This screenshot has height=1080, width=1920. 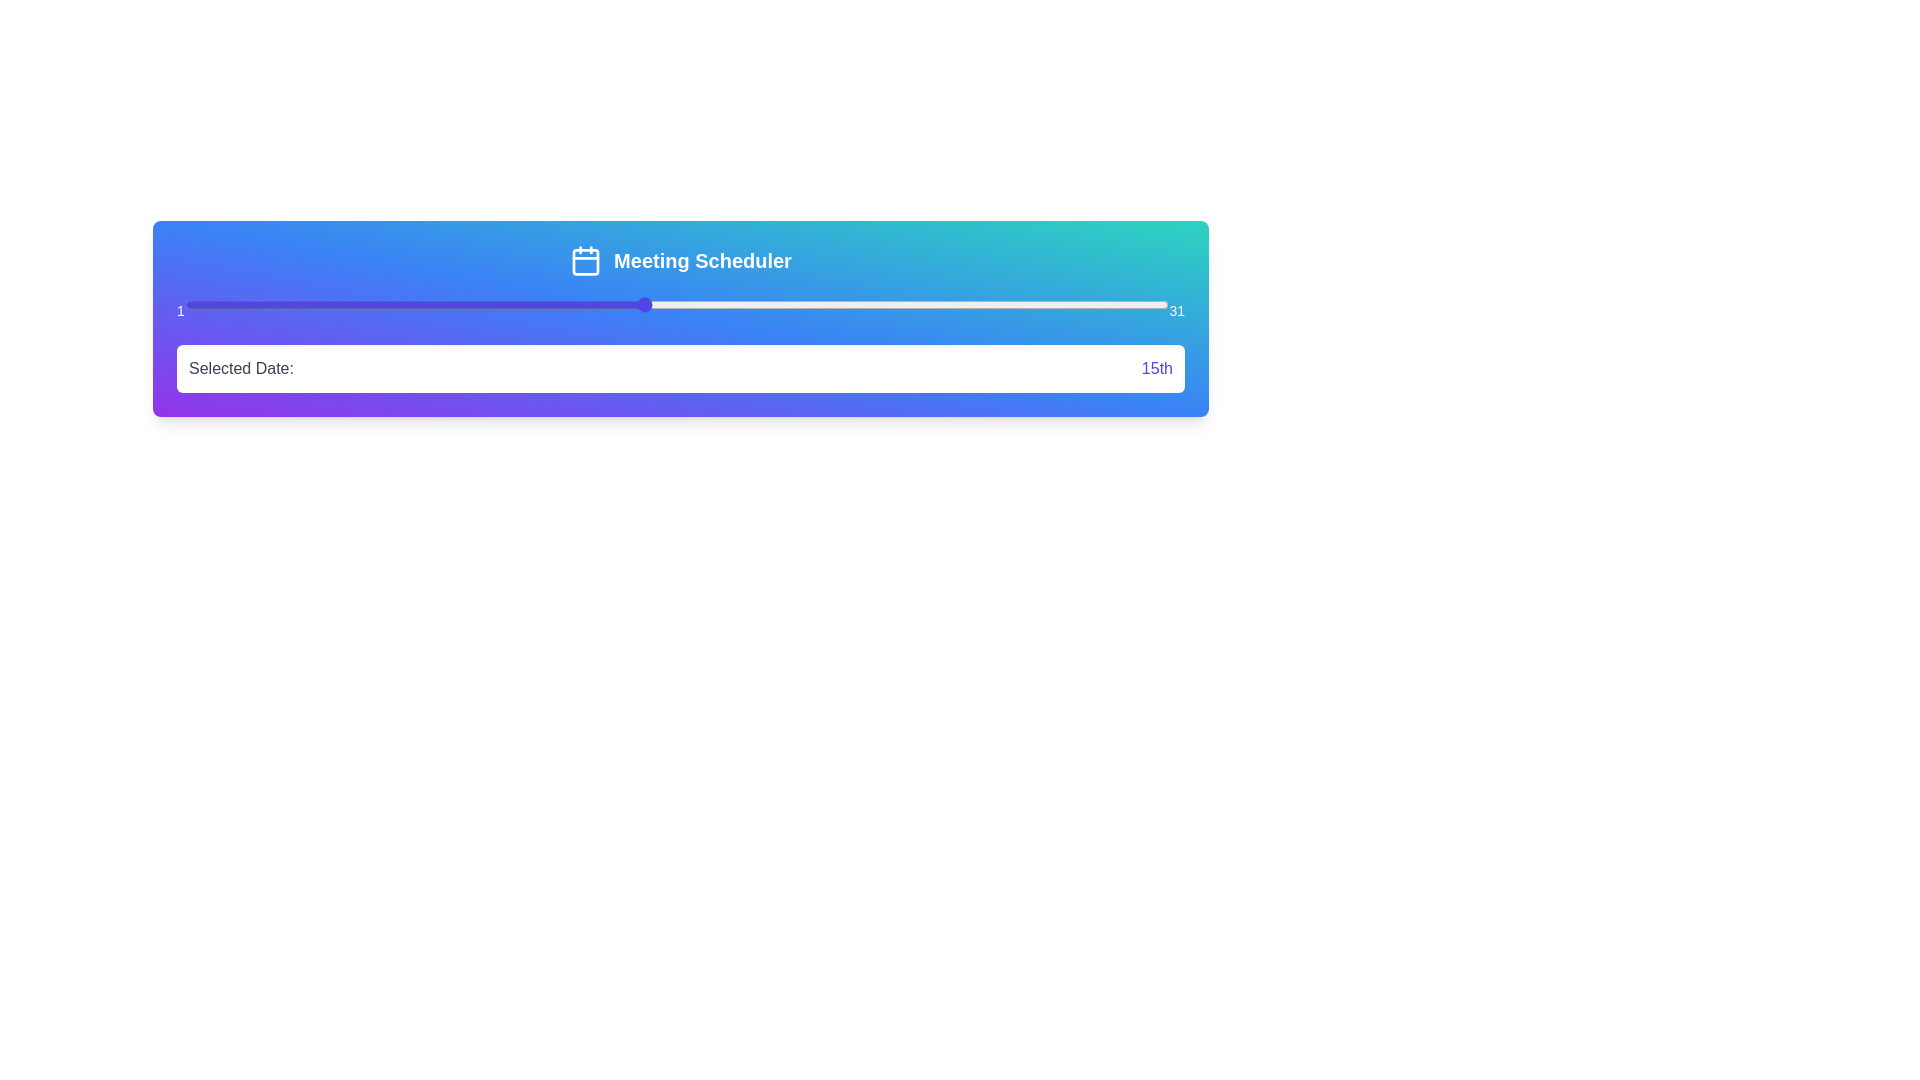 I want to click on the slider, so click(x=741, y=304).